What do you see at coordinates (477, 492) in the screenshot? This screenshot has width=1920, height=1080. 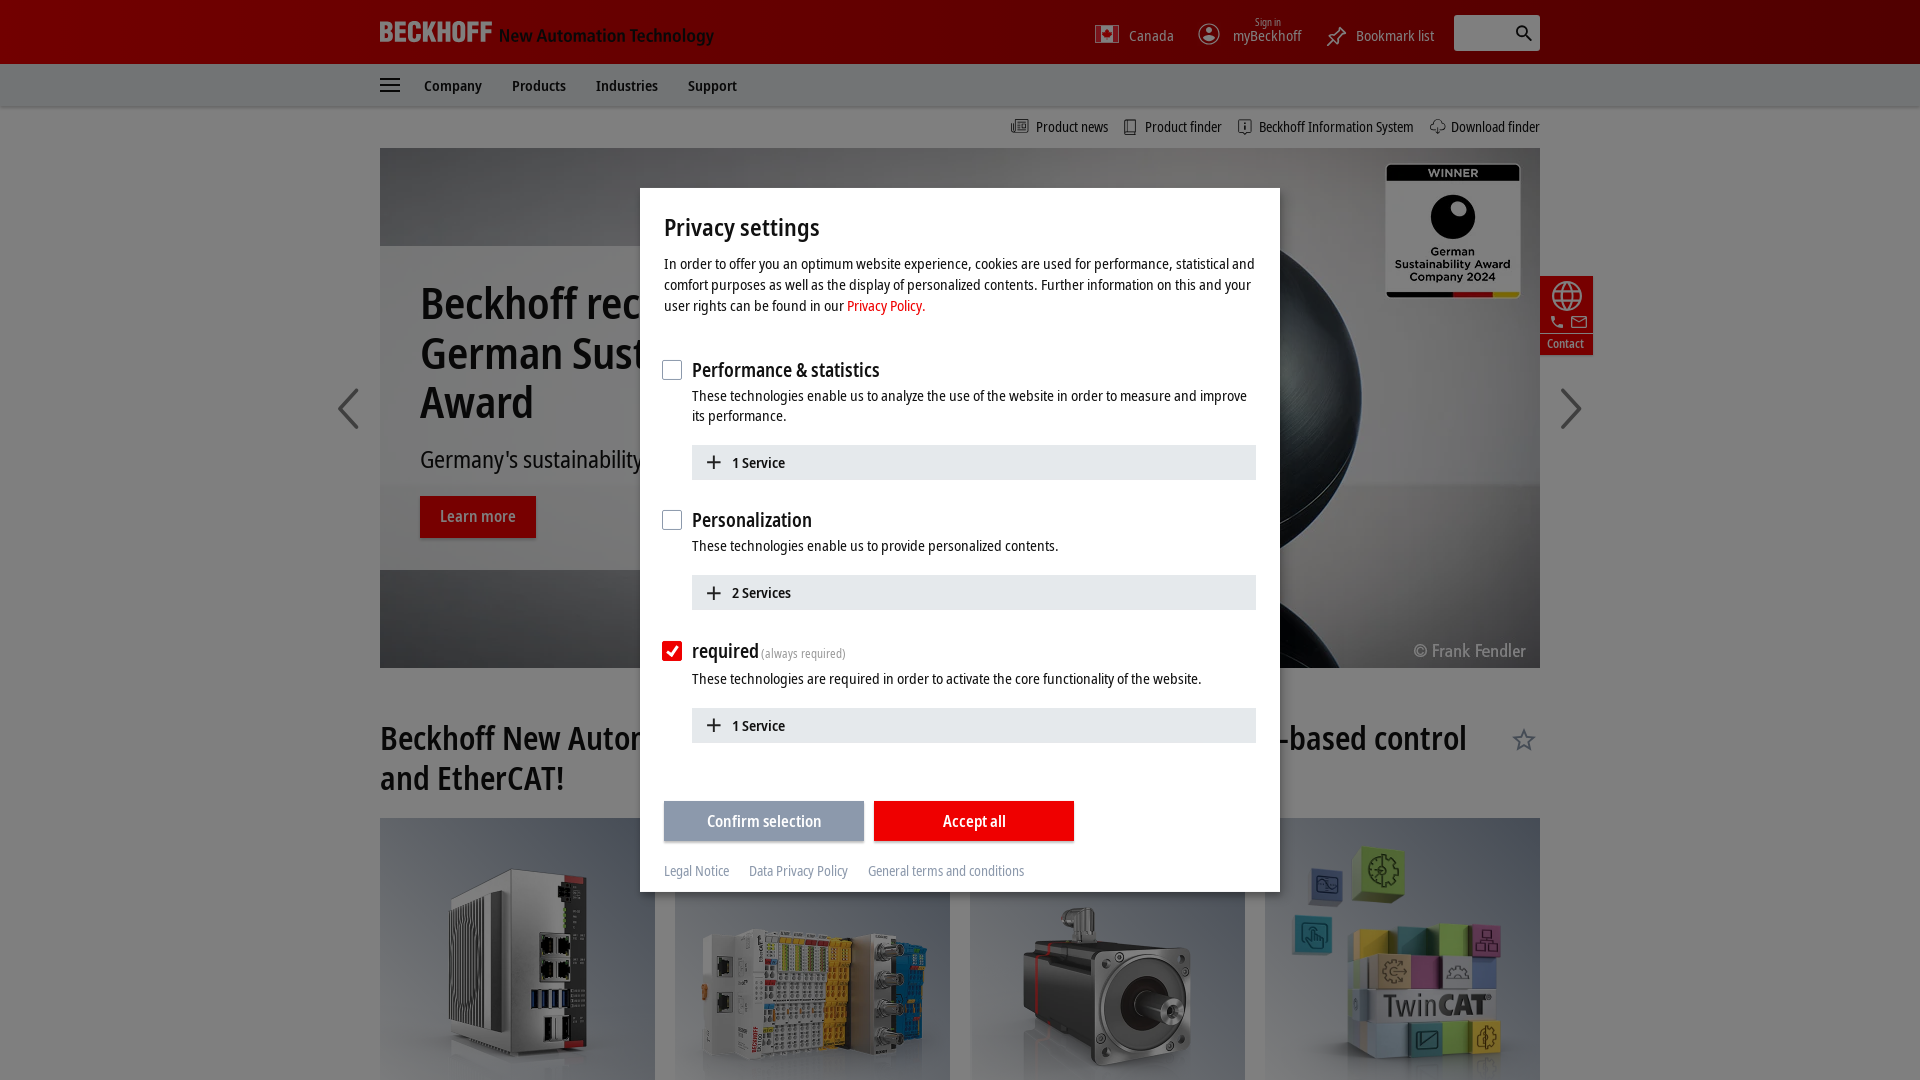 I see `'Learn more'` at bounding box center [477, 492].